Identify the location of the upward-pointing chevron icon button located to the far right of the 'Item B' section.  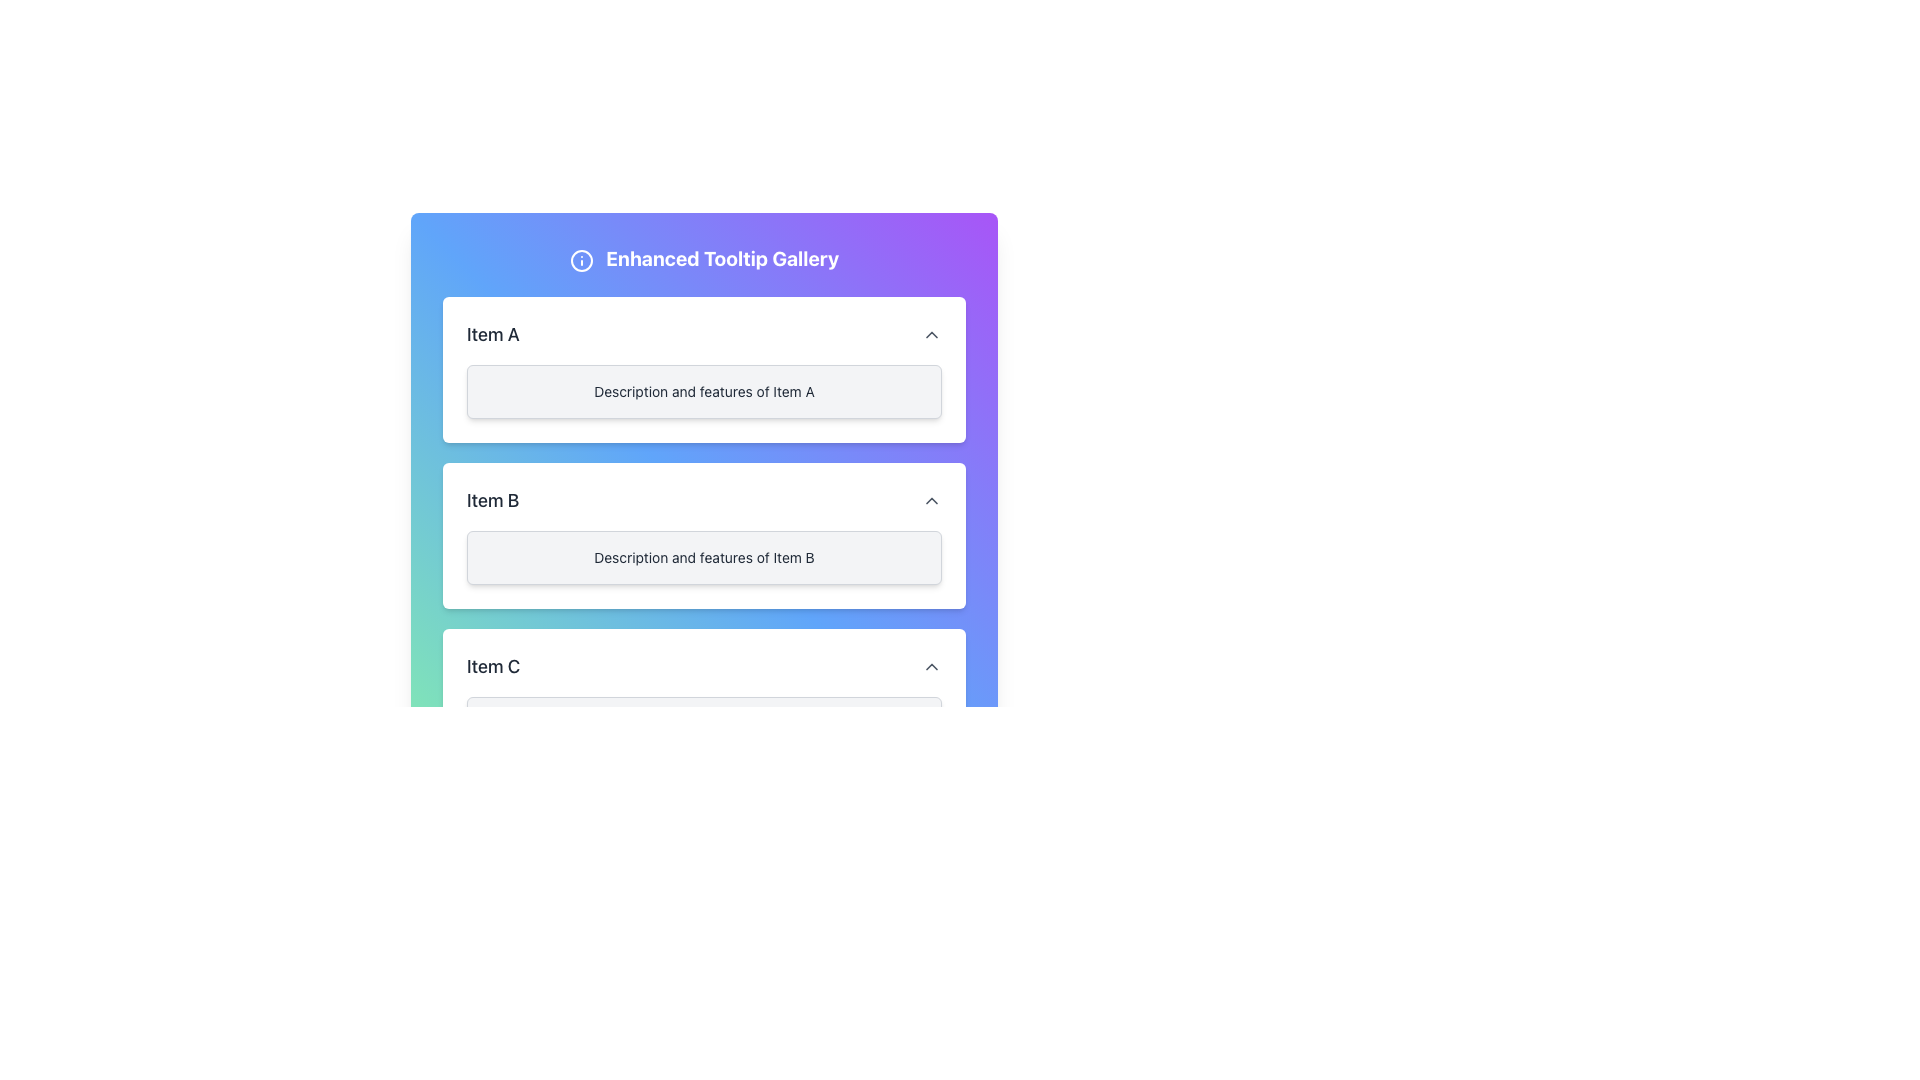
(930, 500).